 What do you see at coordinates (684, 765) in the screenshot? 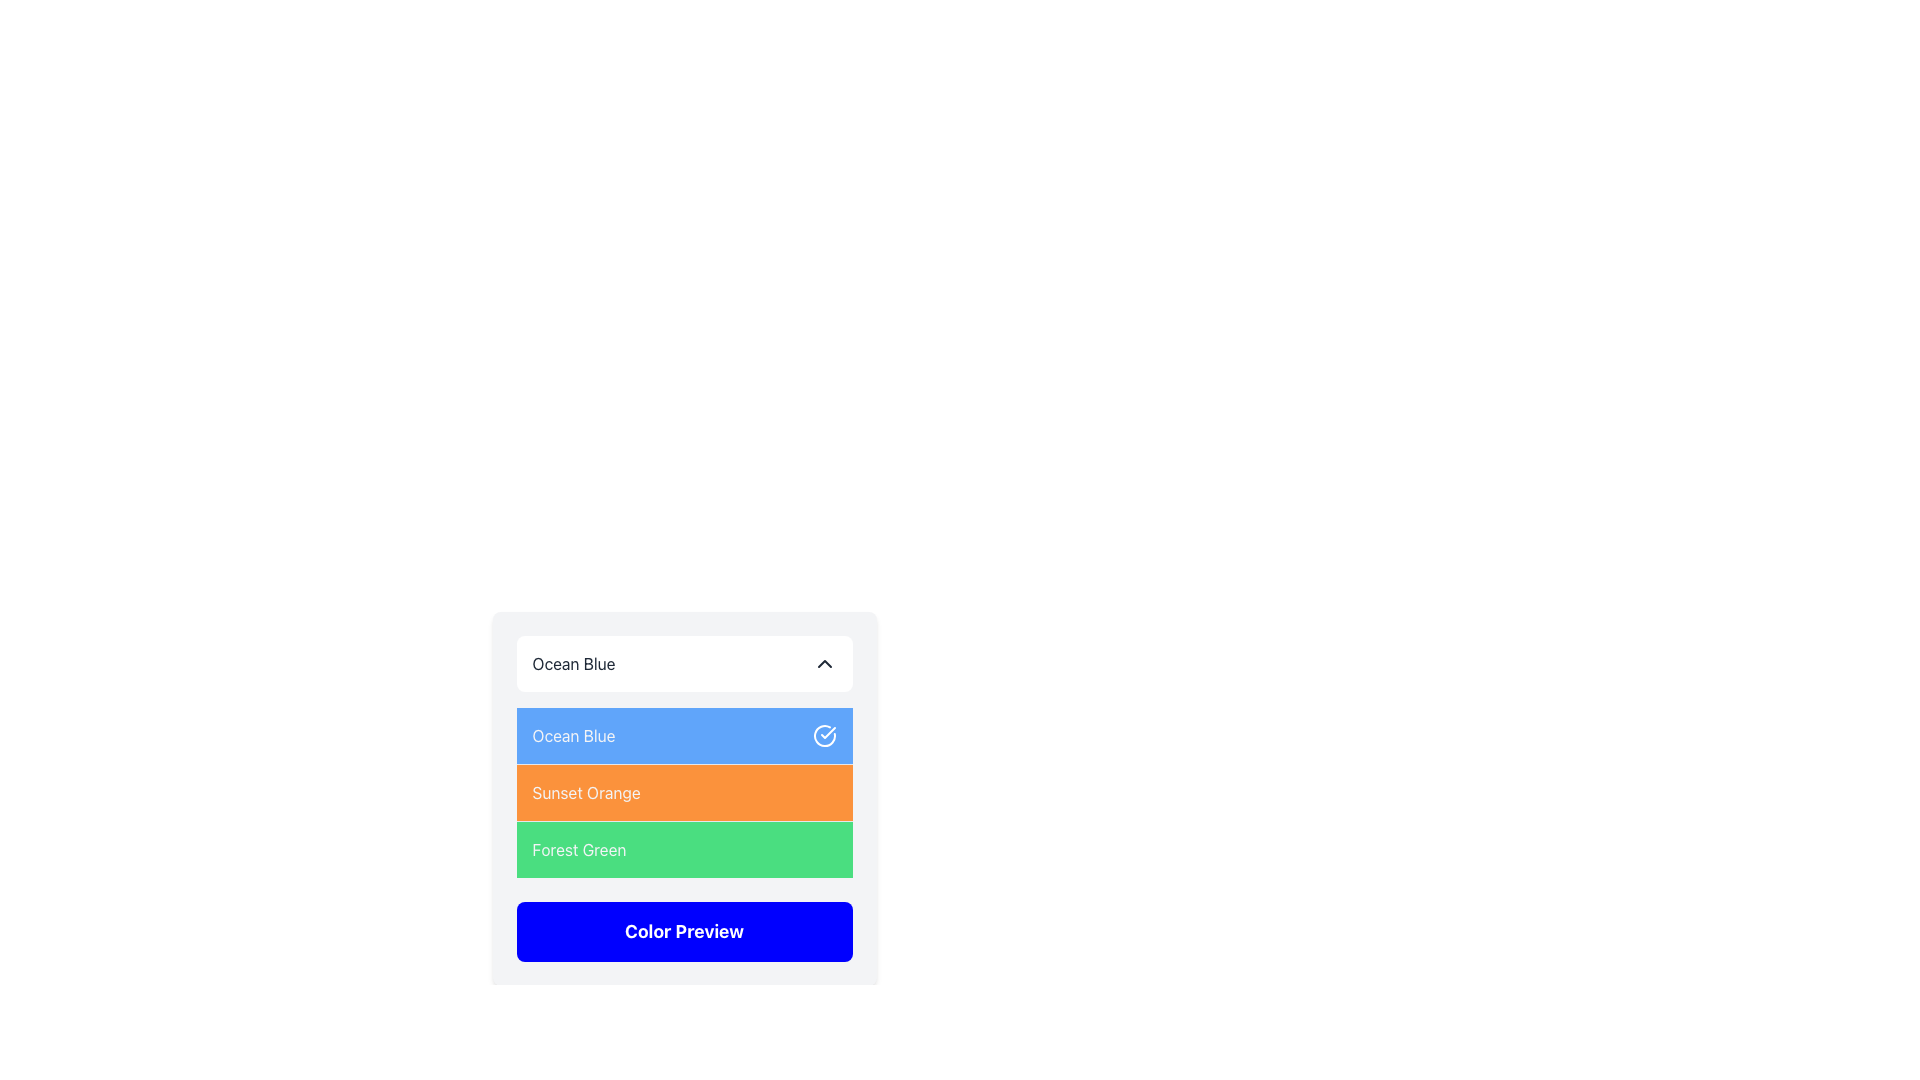
I see `the list item with a solid orange background labeled 'Sunset Orange'` at bounding box center [684, 765].